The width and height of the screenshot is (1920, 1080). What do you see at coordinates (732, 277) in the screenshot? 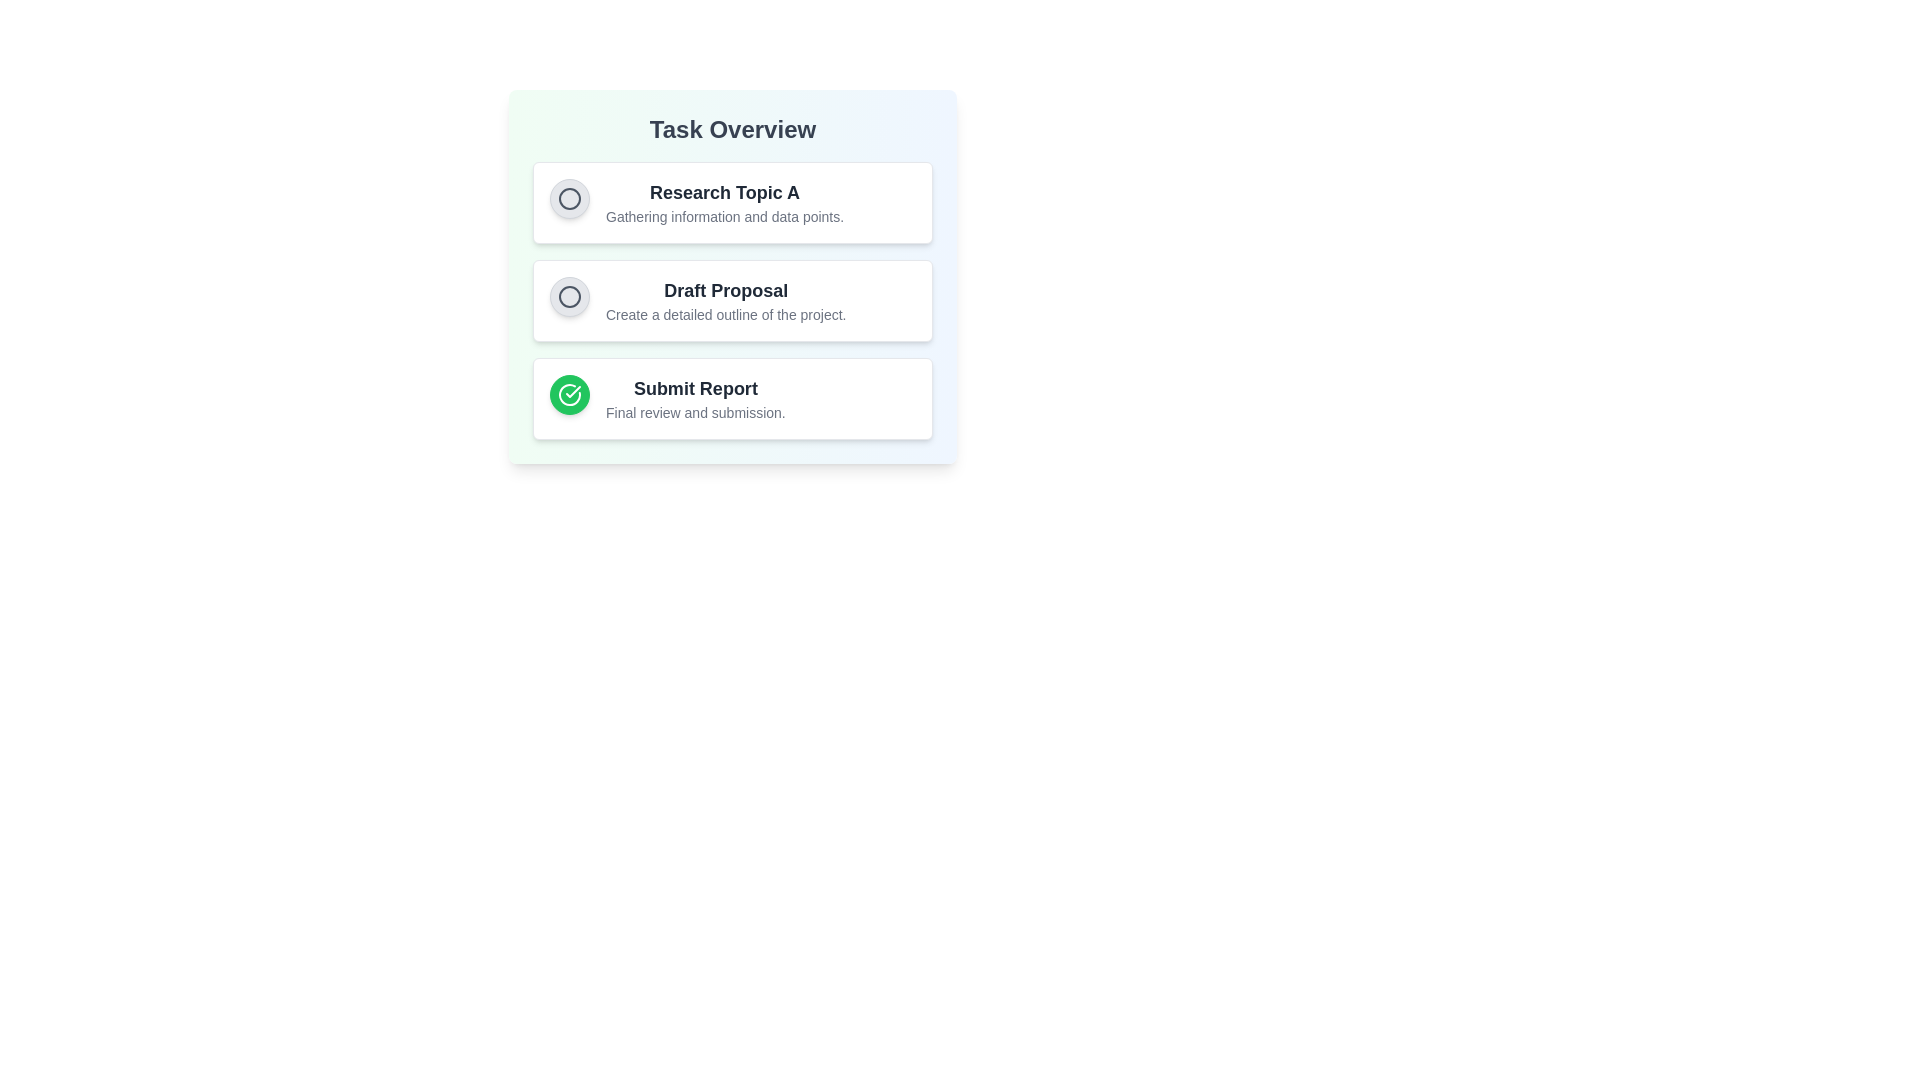
I see `the informational card that summarizes tasks, including 'Draft Proposal', located as the second card in a vertical stack` at bounding box center [732, 277].